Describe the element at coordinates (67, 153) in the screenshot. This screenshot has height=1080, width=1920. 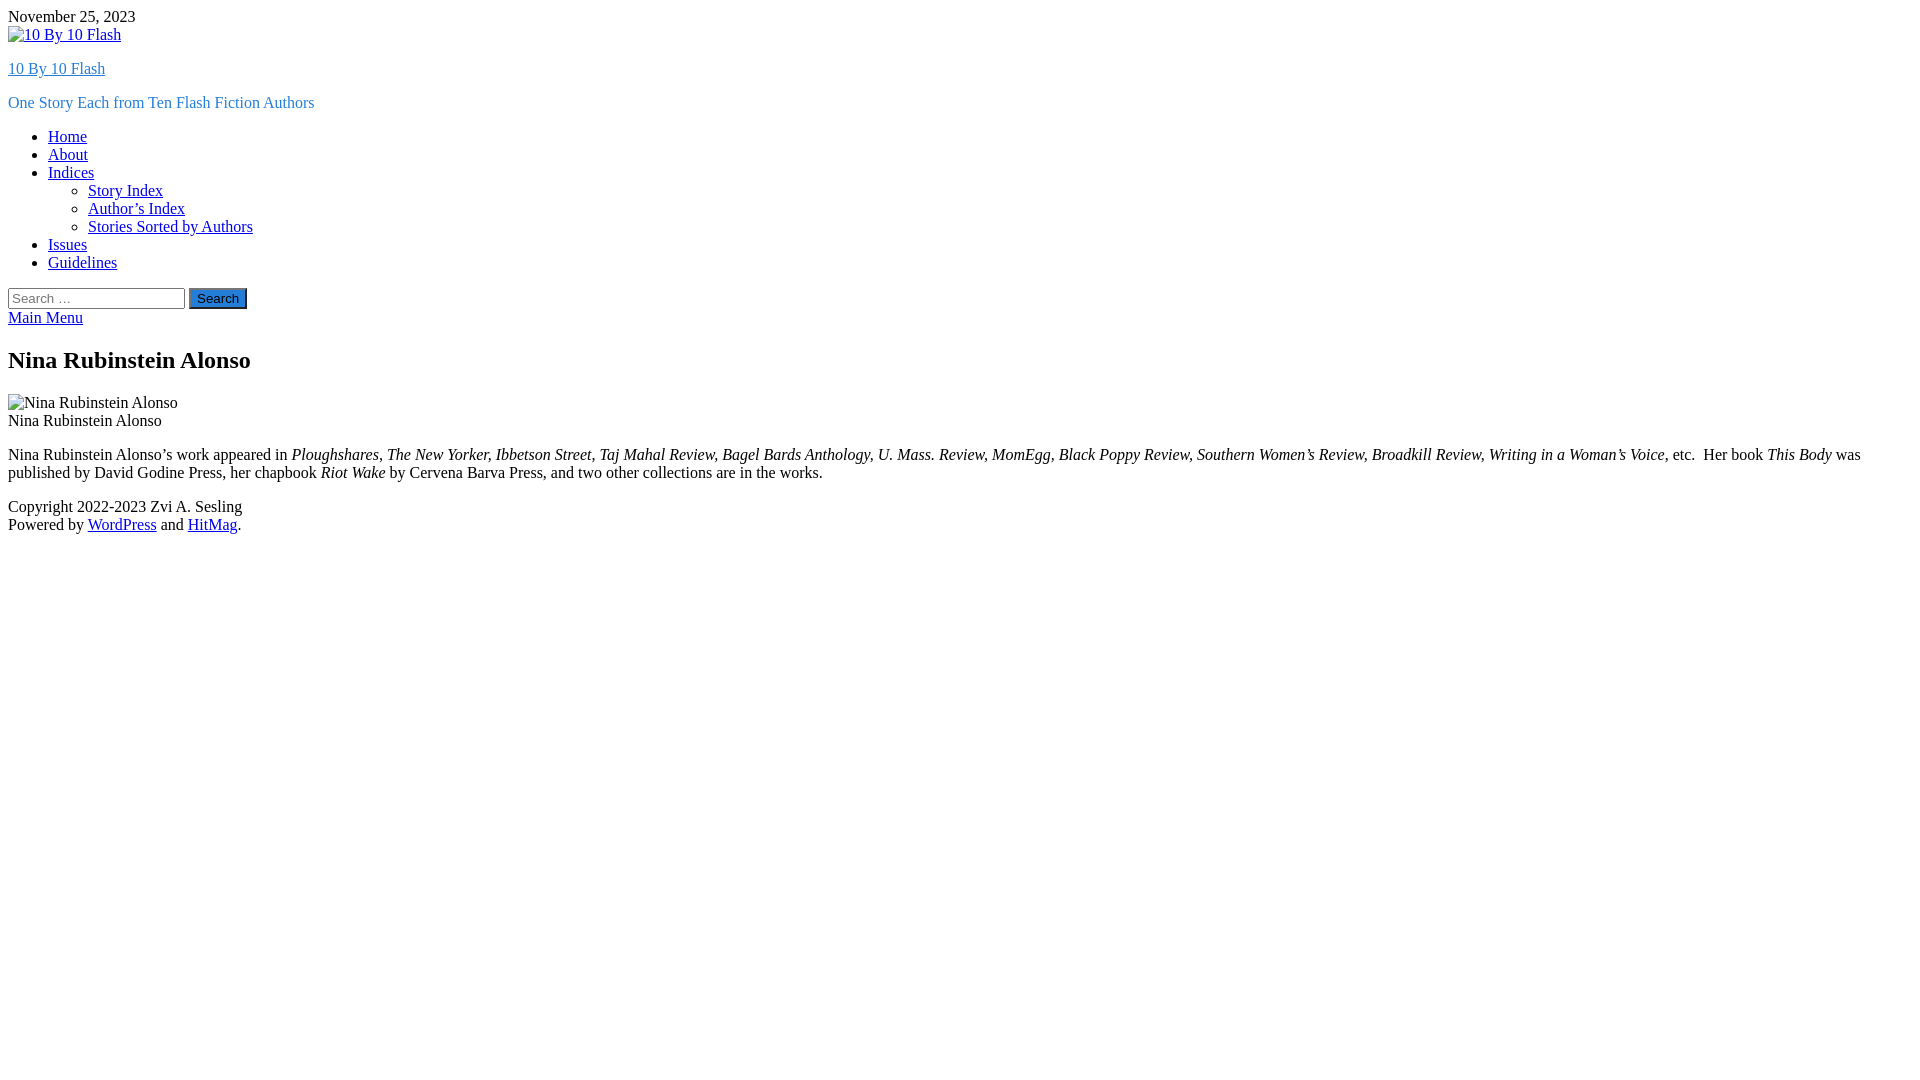
I see `'About'` at that location.